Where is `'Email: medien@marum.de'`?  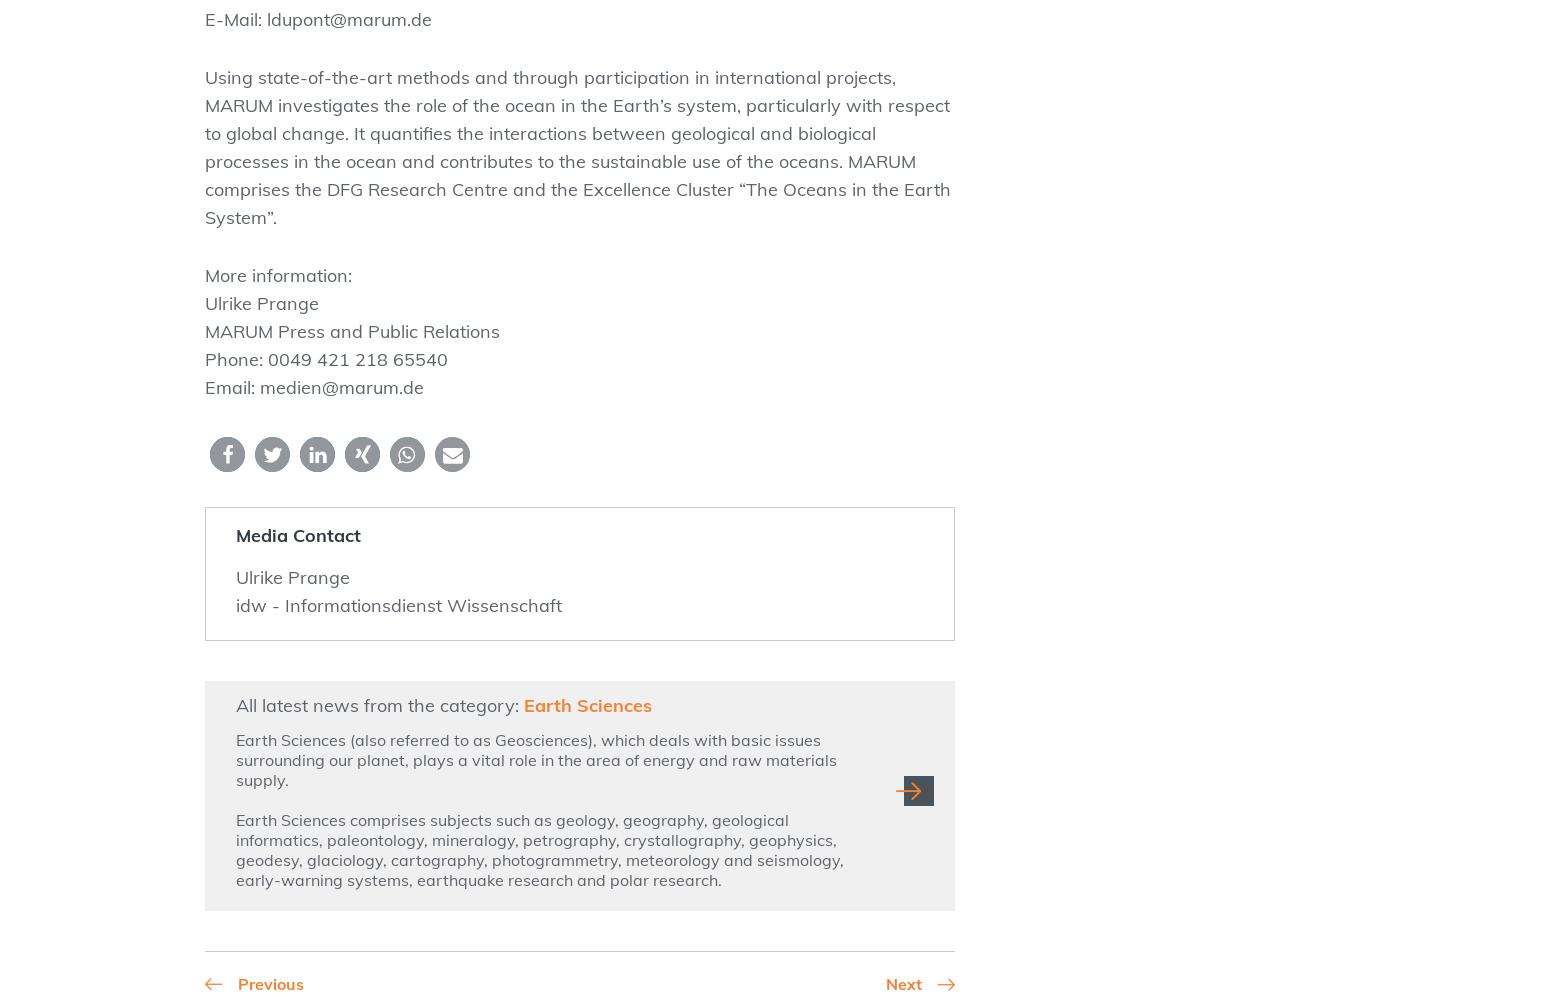
'Email: medien@marum.de' is located at coordinates (313, 387).